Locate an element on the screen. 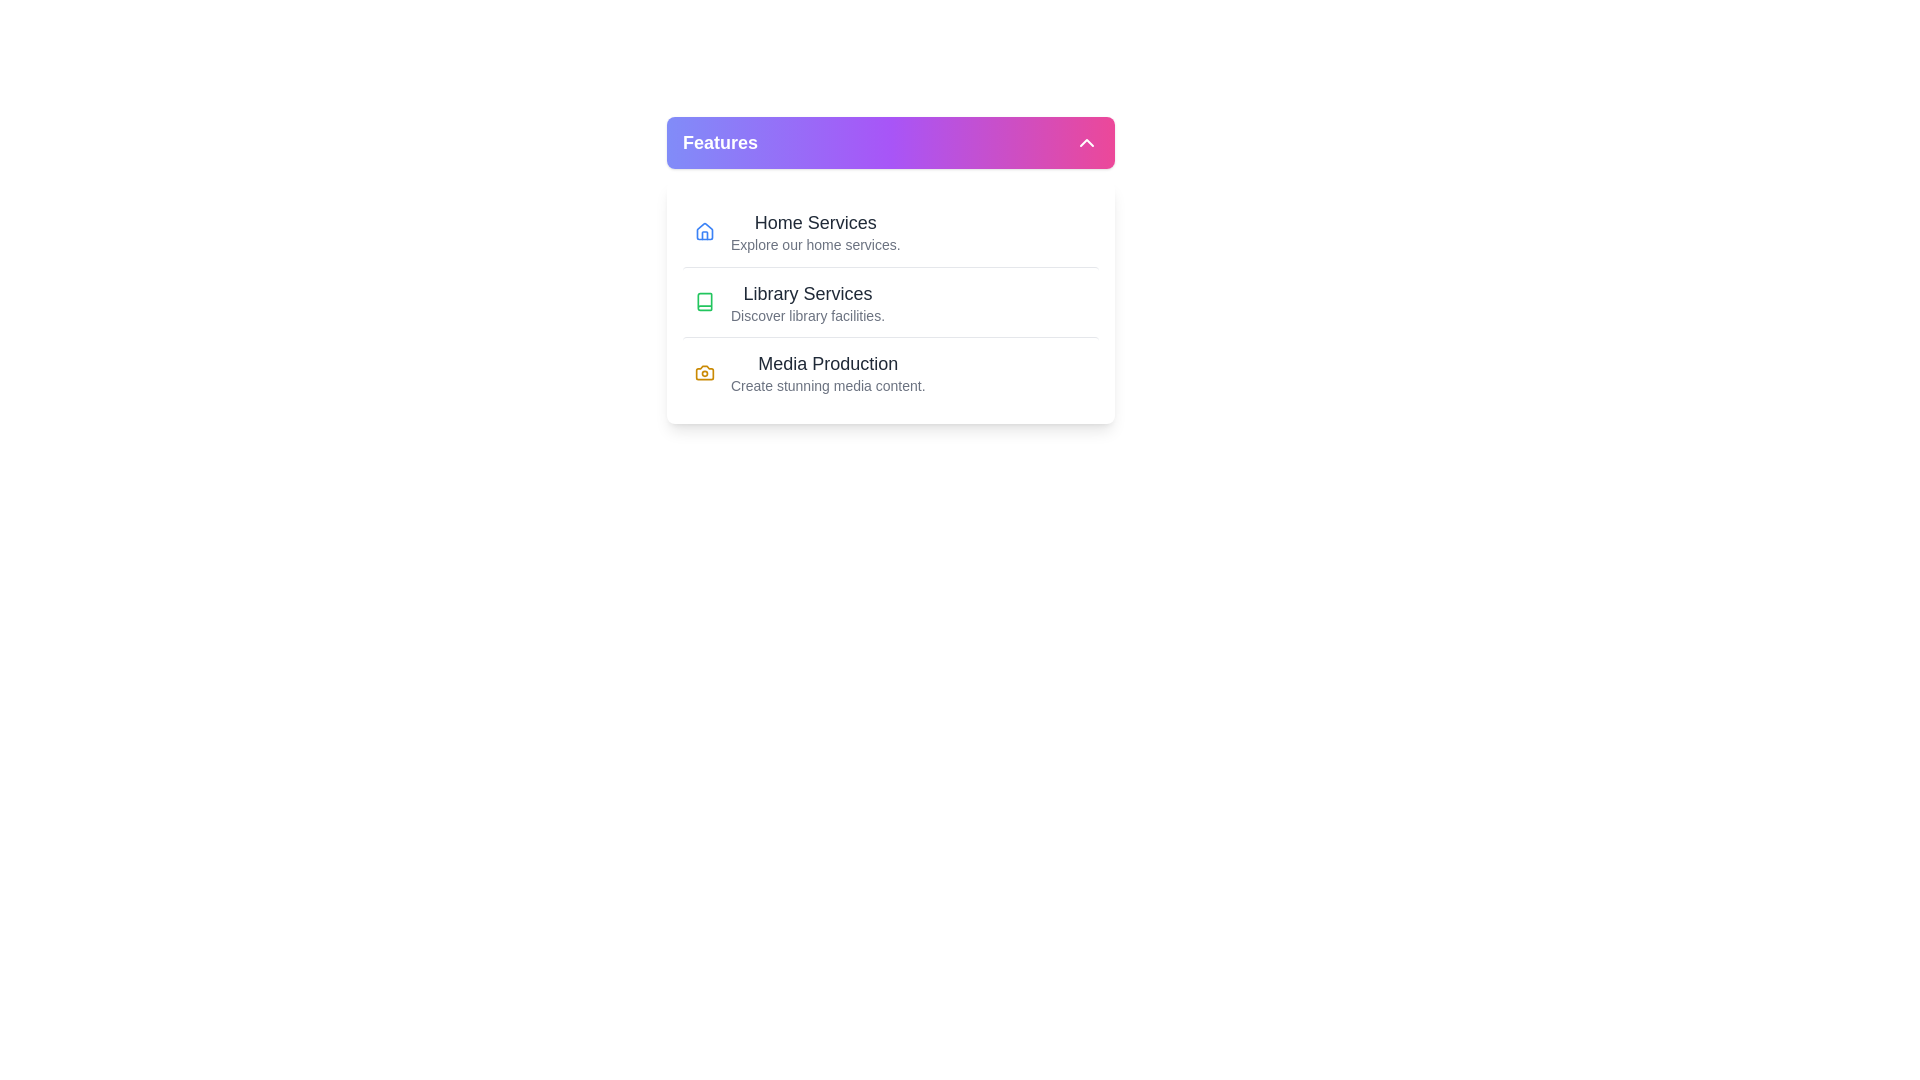  the first clickable menu list item under the 'Features' section is located at coordinates (890, 230).